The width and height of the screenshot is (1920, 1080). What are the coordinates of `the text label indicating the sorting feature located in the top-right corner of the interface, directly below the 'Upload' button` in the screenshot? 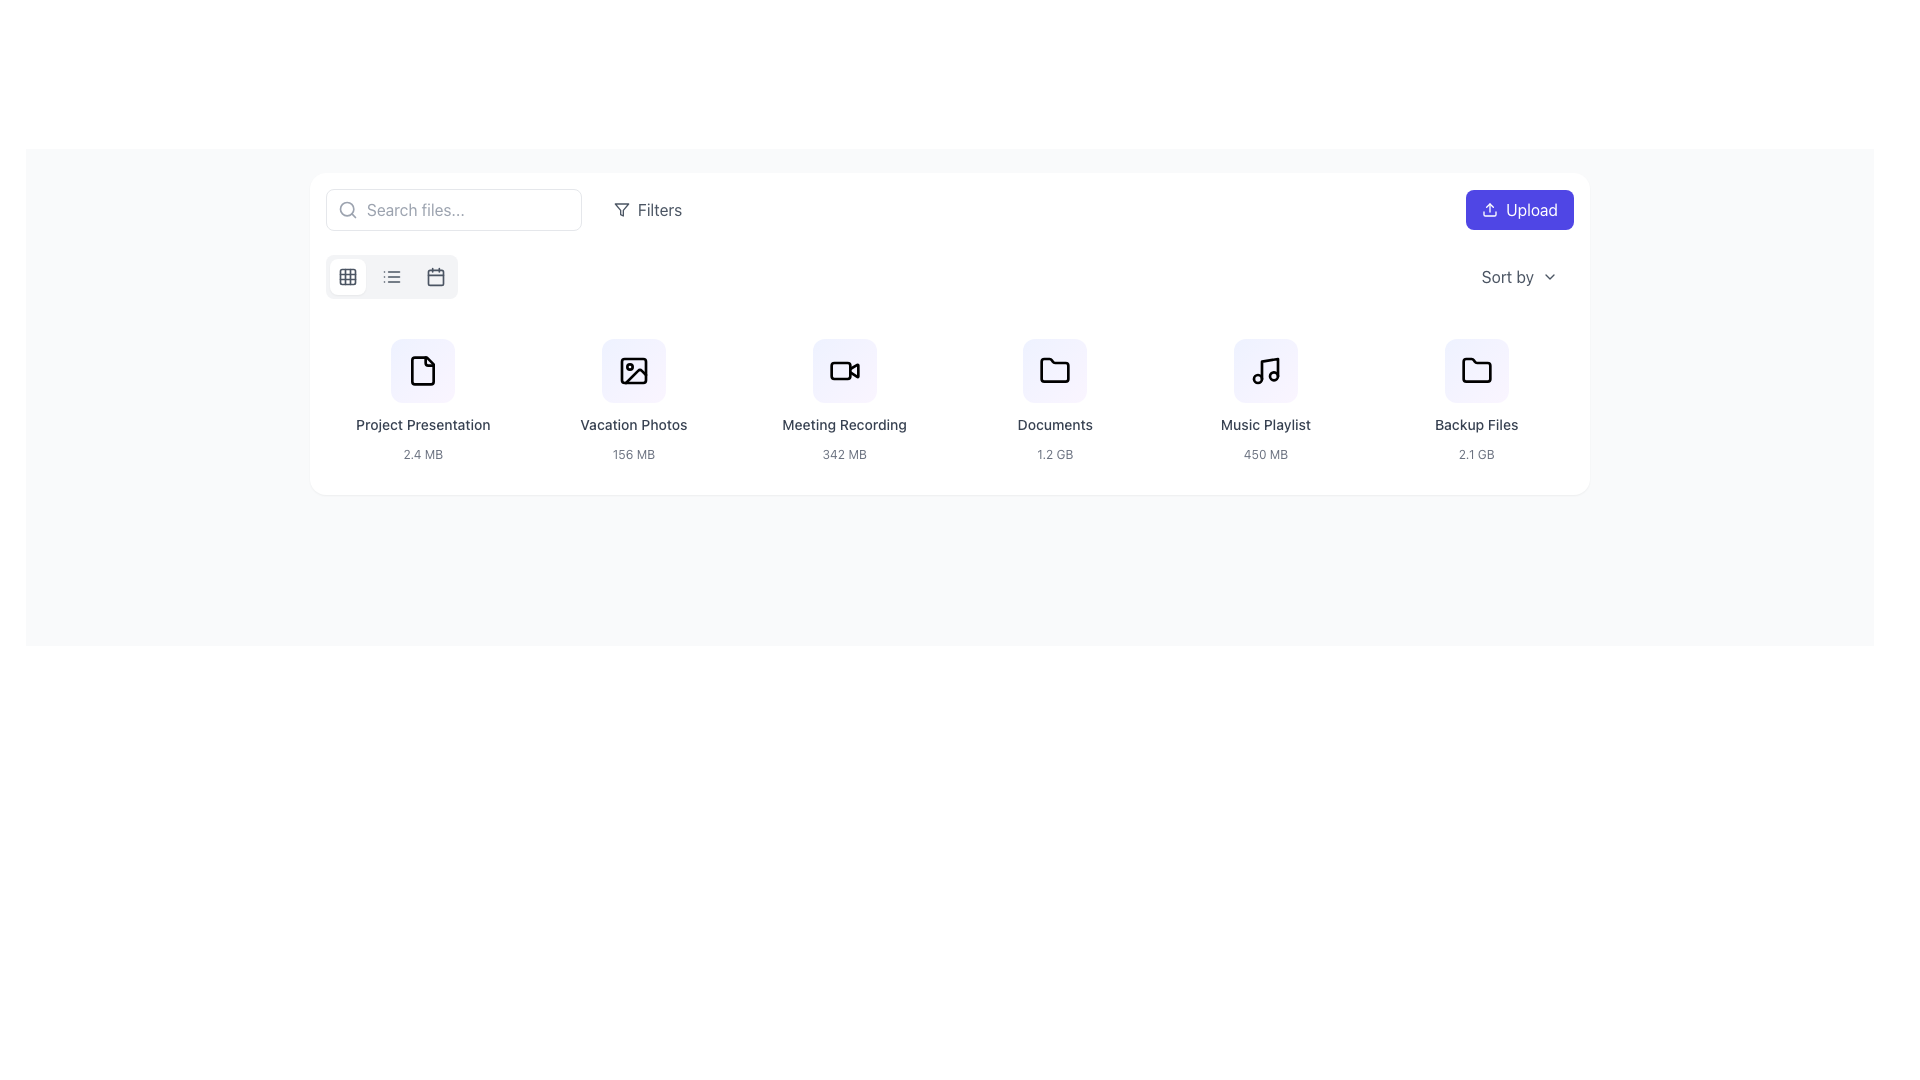 It's located at (1507, 277).